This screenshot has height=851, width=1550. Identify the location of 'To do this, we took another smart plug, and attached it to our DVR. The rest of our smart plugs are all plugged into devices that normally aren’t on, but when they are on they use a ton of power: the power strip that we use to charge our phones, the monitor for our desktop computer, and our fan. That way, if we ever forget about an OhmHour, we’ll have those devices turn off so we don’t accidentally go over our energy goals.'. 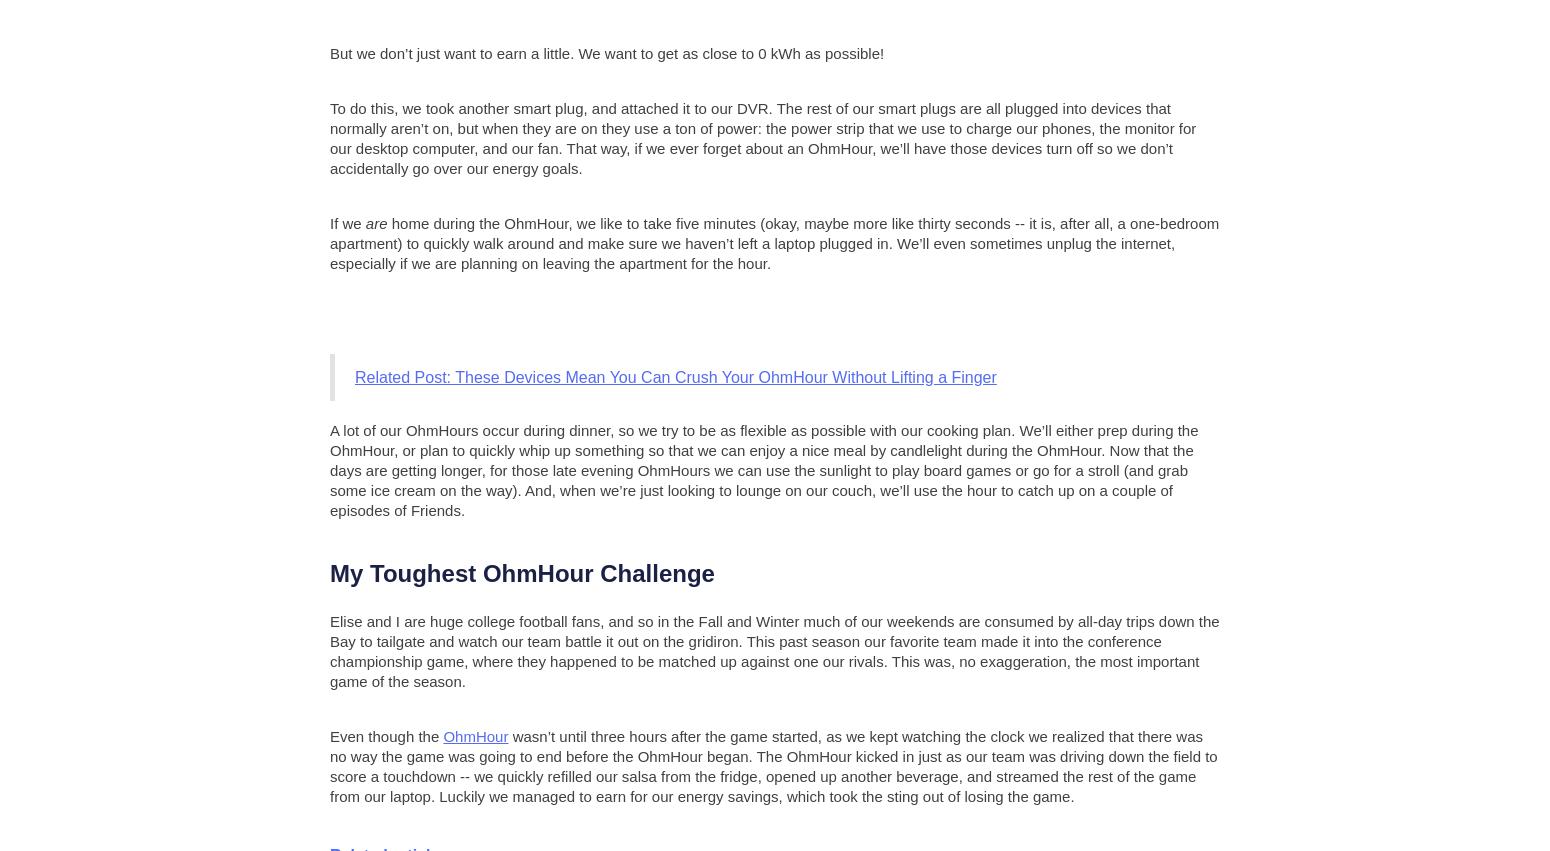
(328, 137).